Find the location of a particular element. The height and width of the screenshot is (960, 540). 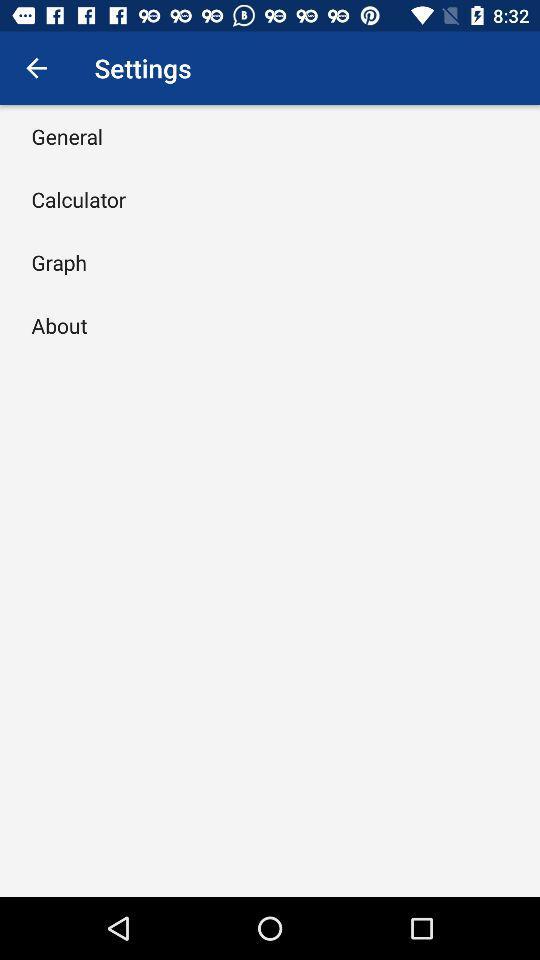

the general is located at coordinates (67, 135).